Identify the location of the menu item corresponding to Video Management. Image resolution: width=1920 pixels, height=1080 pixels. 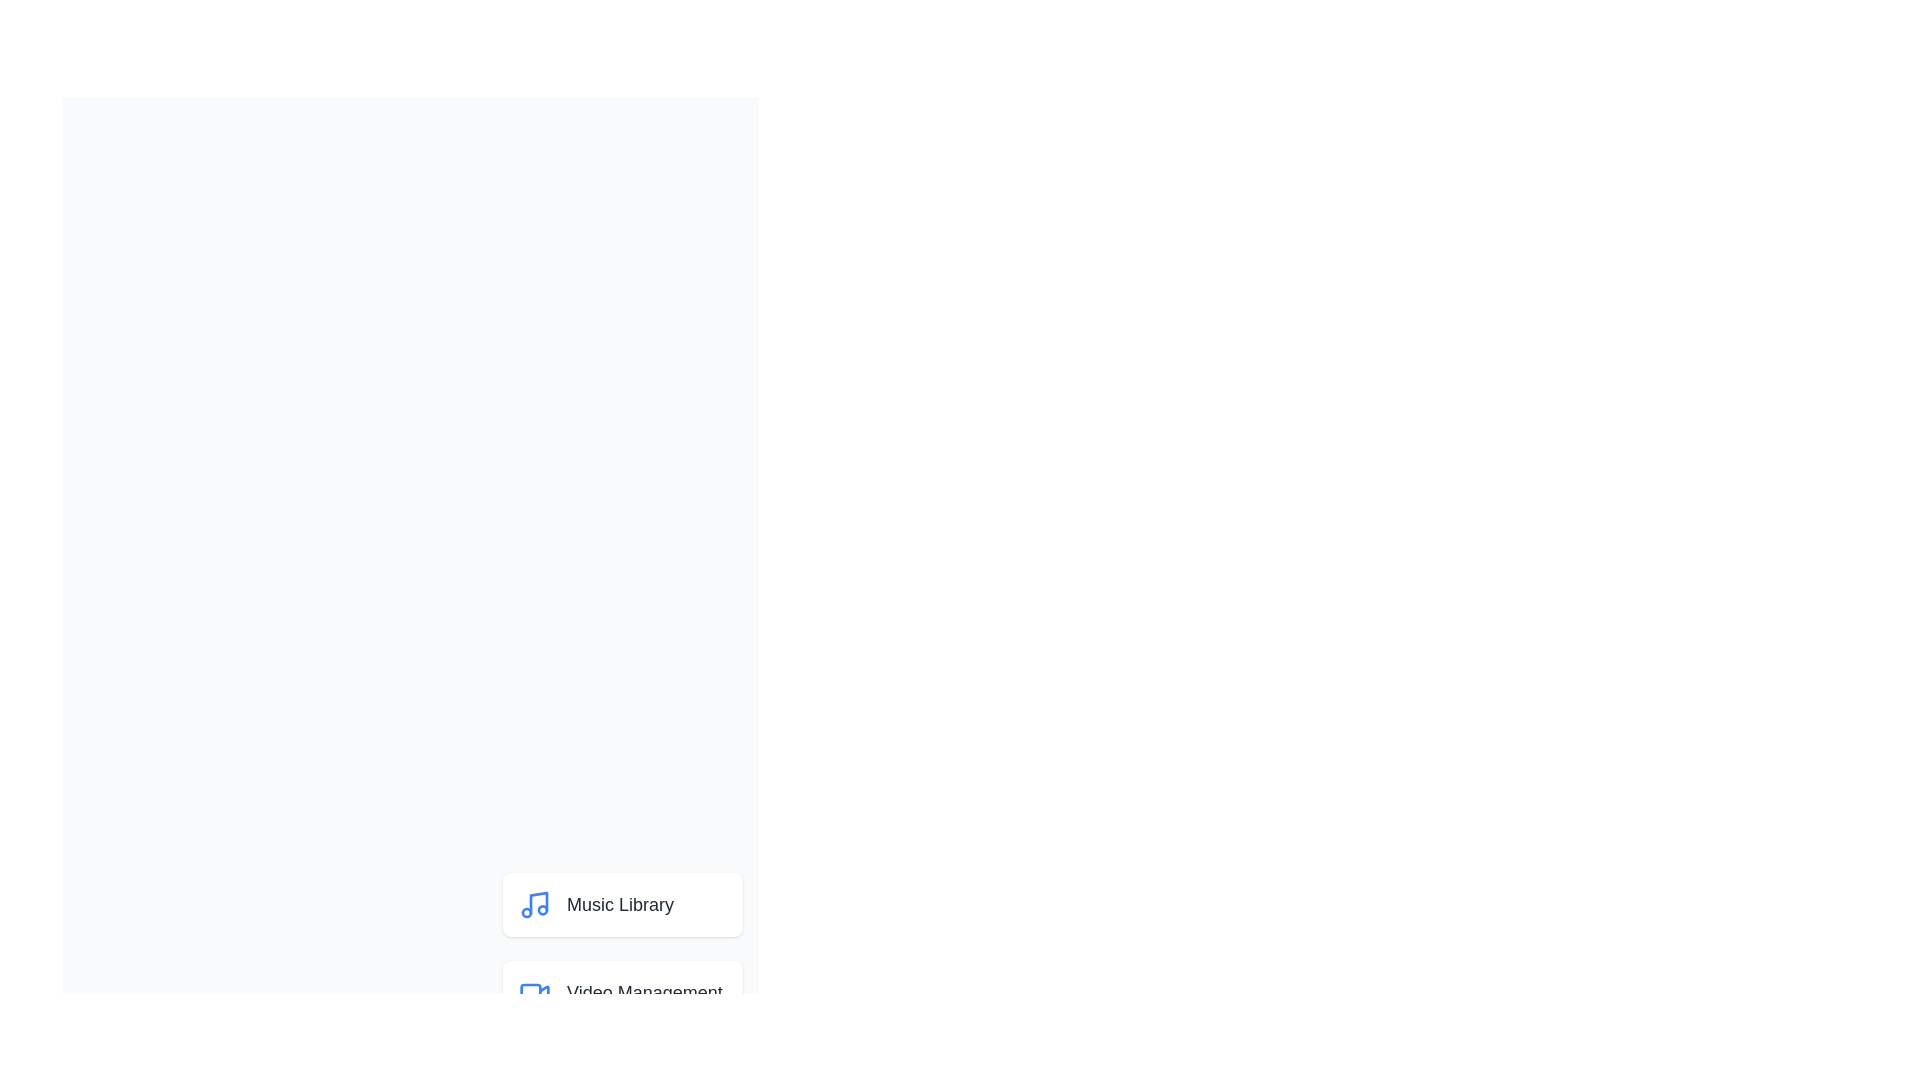
(622, 992).